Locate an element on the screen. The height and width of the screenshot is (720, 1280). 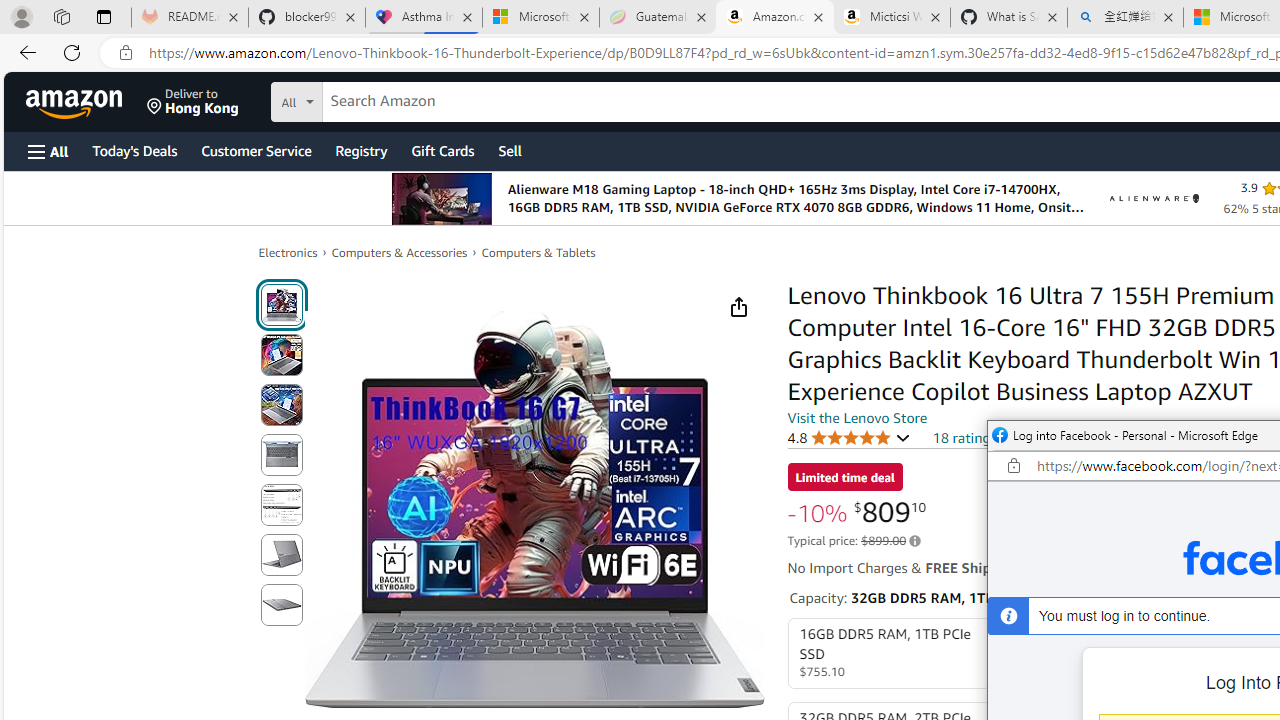
'Computers & Tablets' is located at coordinates (538, 252).